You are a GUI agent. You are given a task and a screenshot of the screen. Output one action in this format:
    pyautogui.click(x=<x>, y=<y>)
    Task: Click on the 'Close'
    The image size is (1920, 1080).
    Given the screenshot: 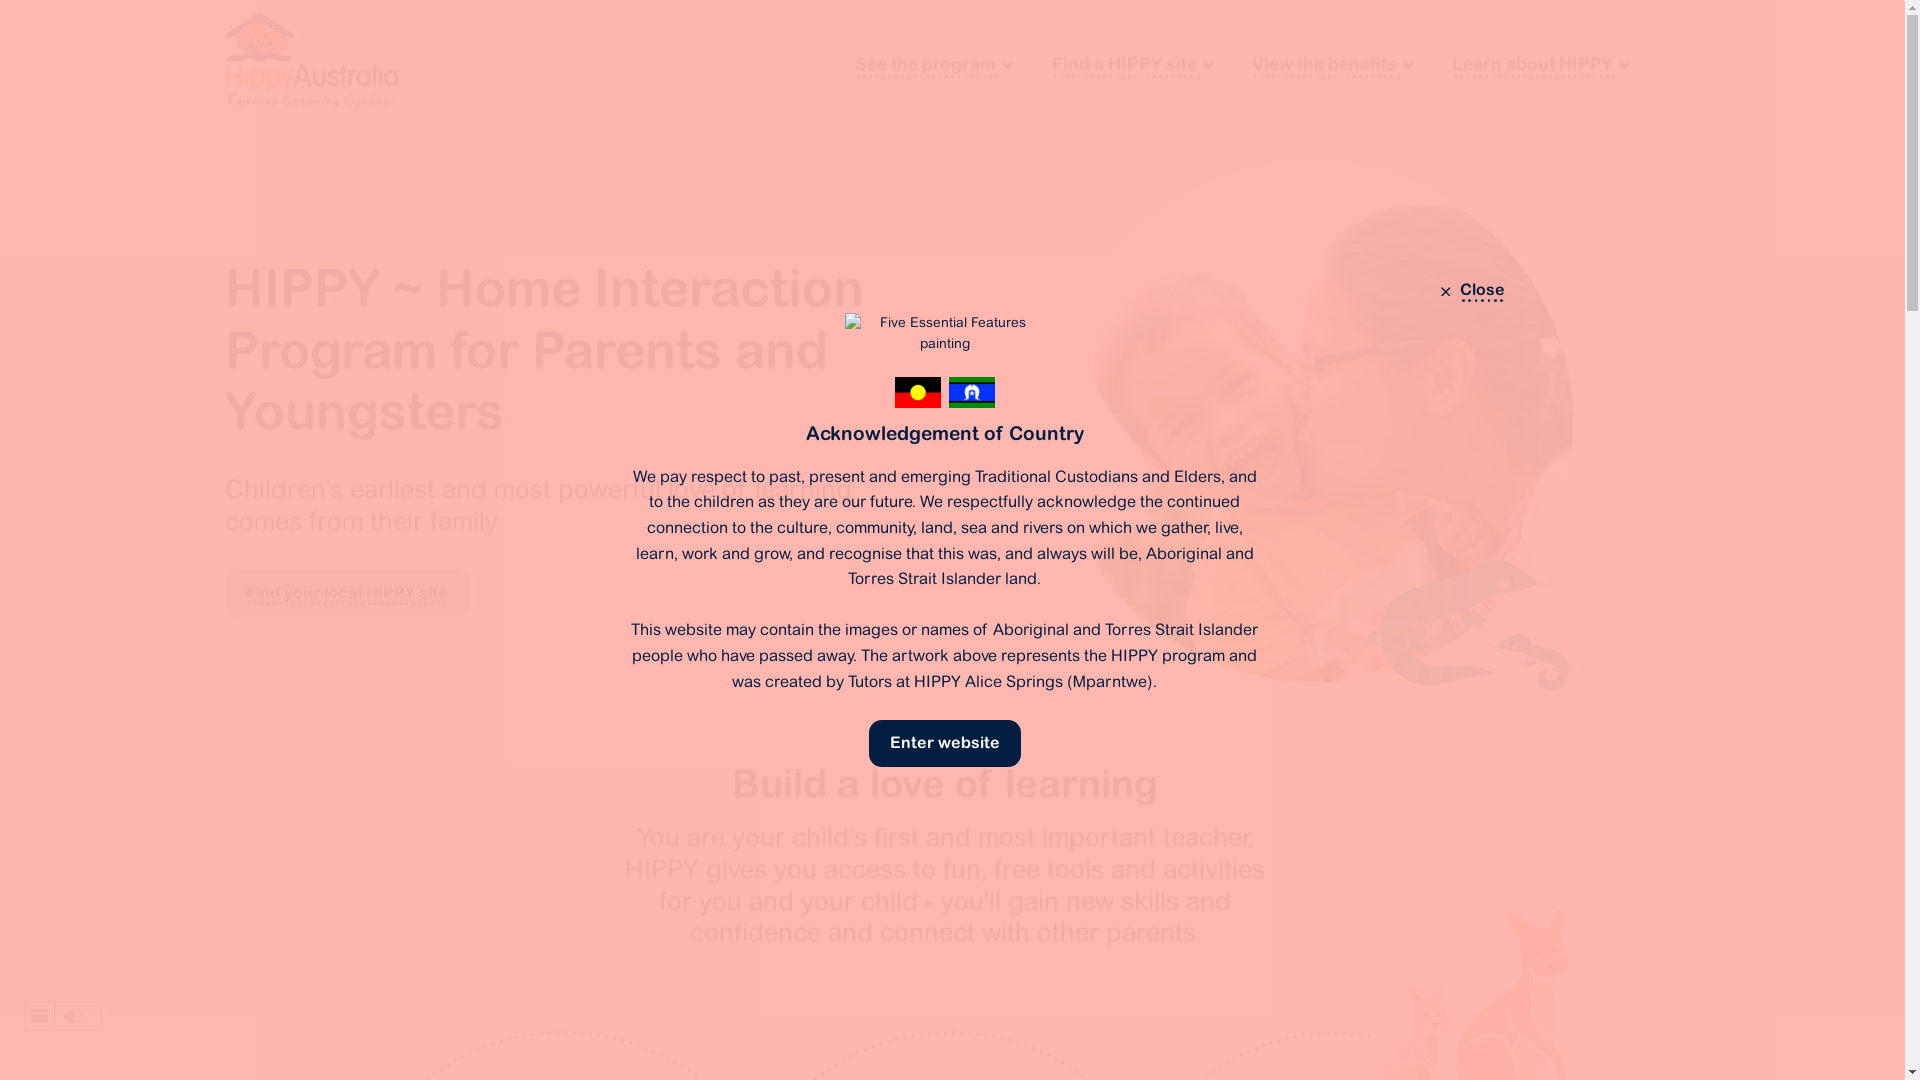 What is the action you would take?
    pyautogui.click(x=1470, y=289)
    